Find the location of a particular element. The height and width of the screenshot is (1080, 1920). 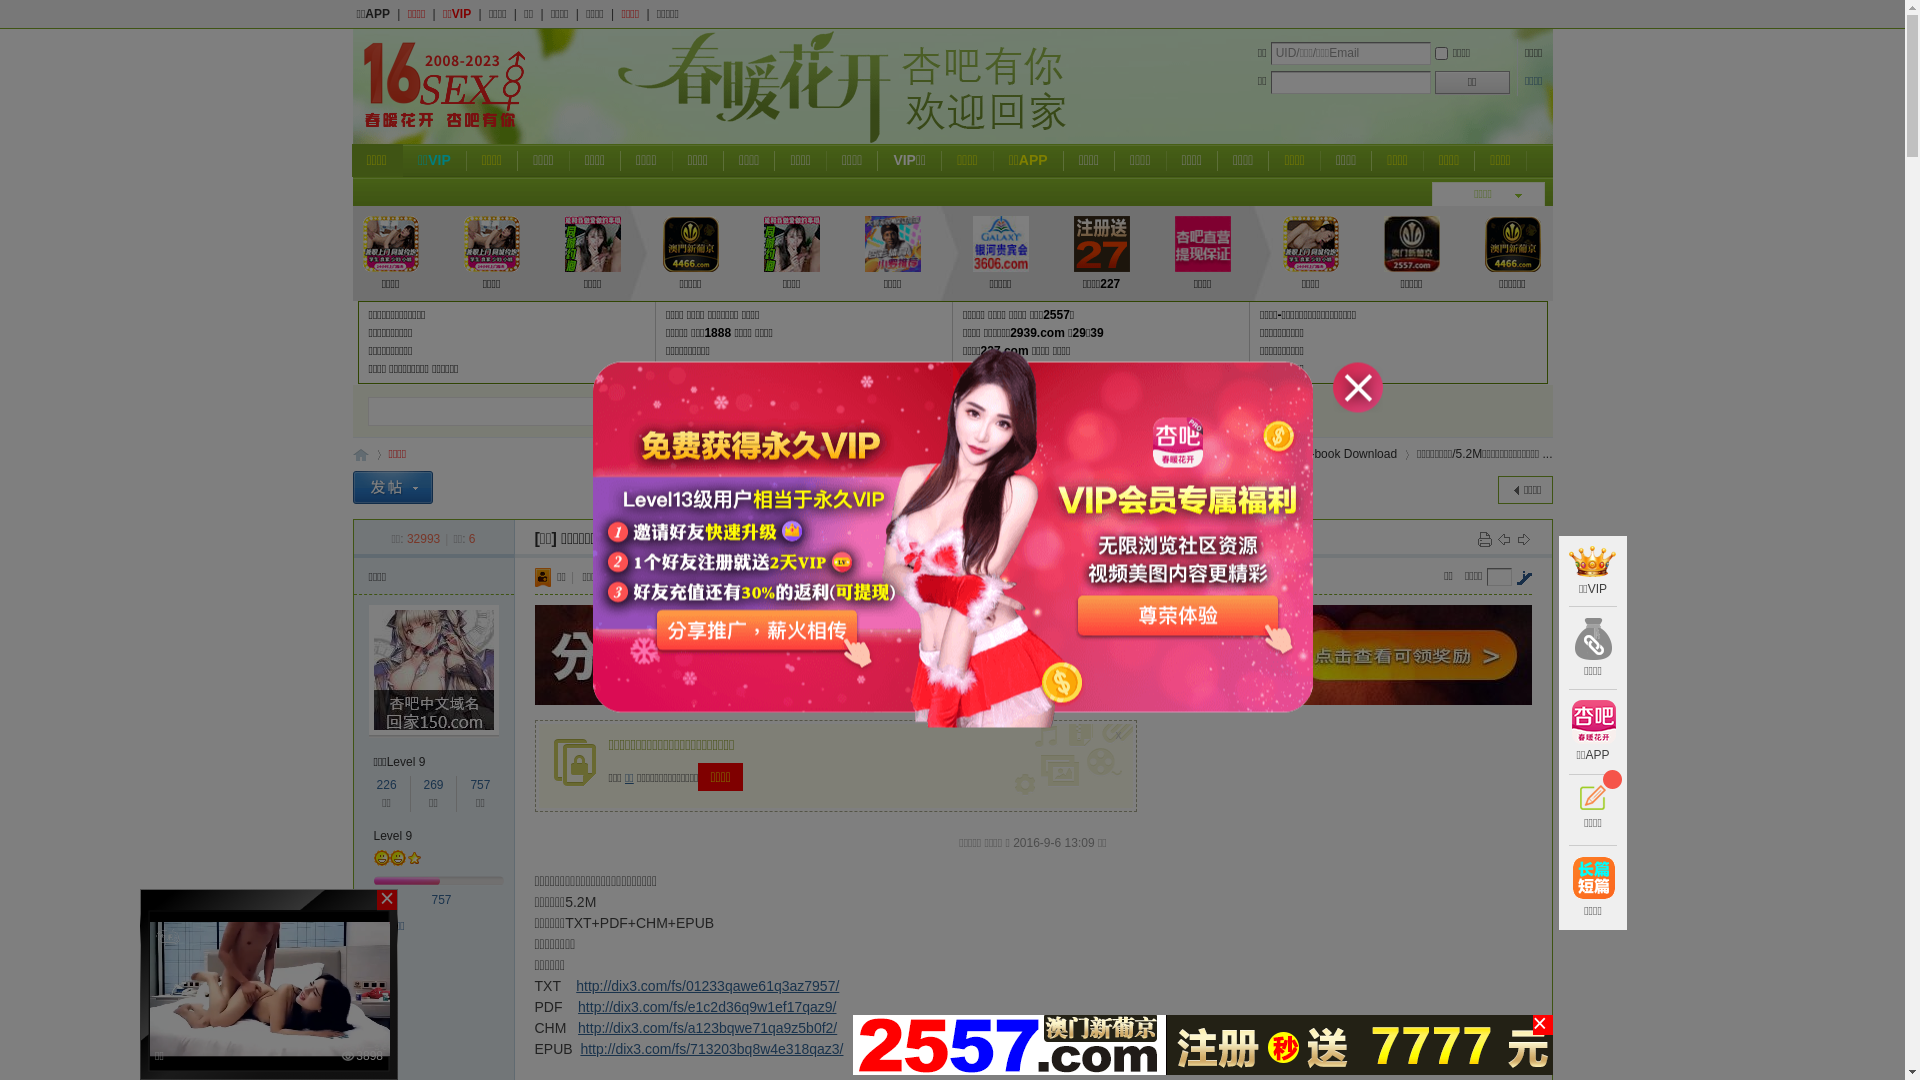

'http://dix3.com/fs/713203bq8w4e318qaz3/' is located at coordinates (711, 1047).